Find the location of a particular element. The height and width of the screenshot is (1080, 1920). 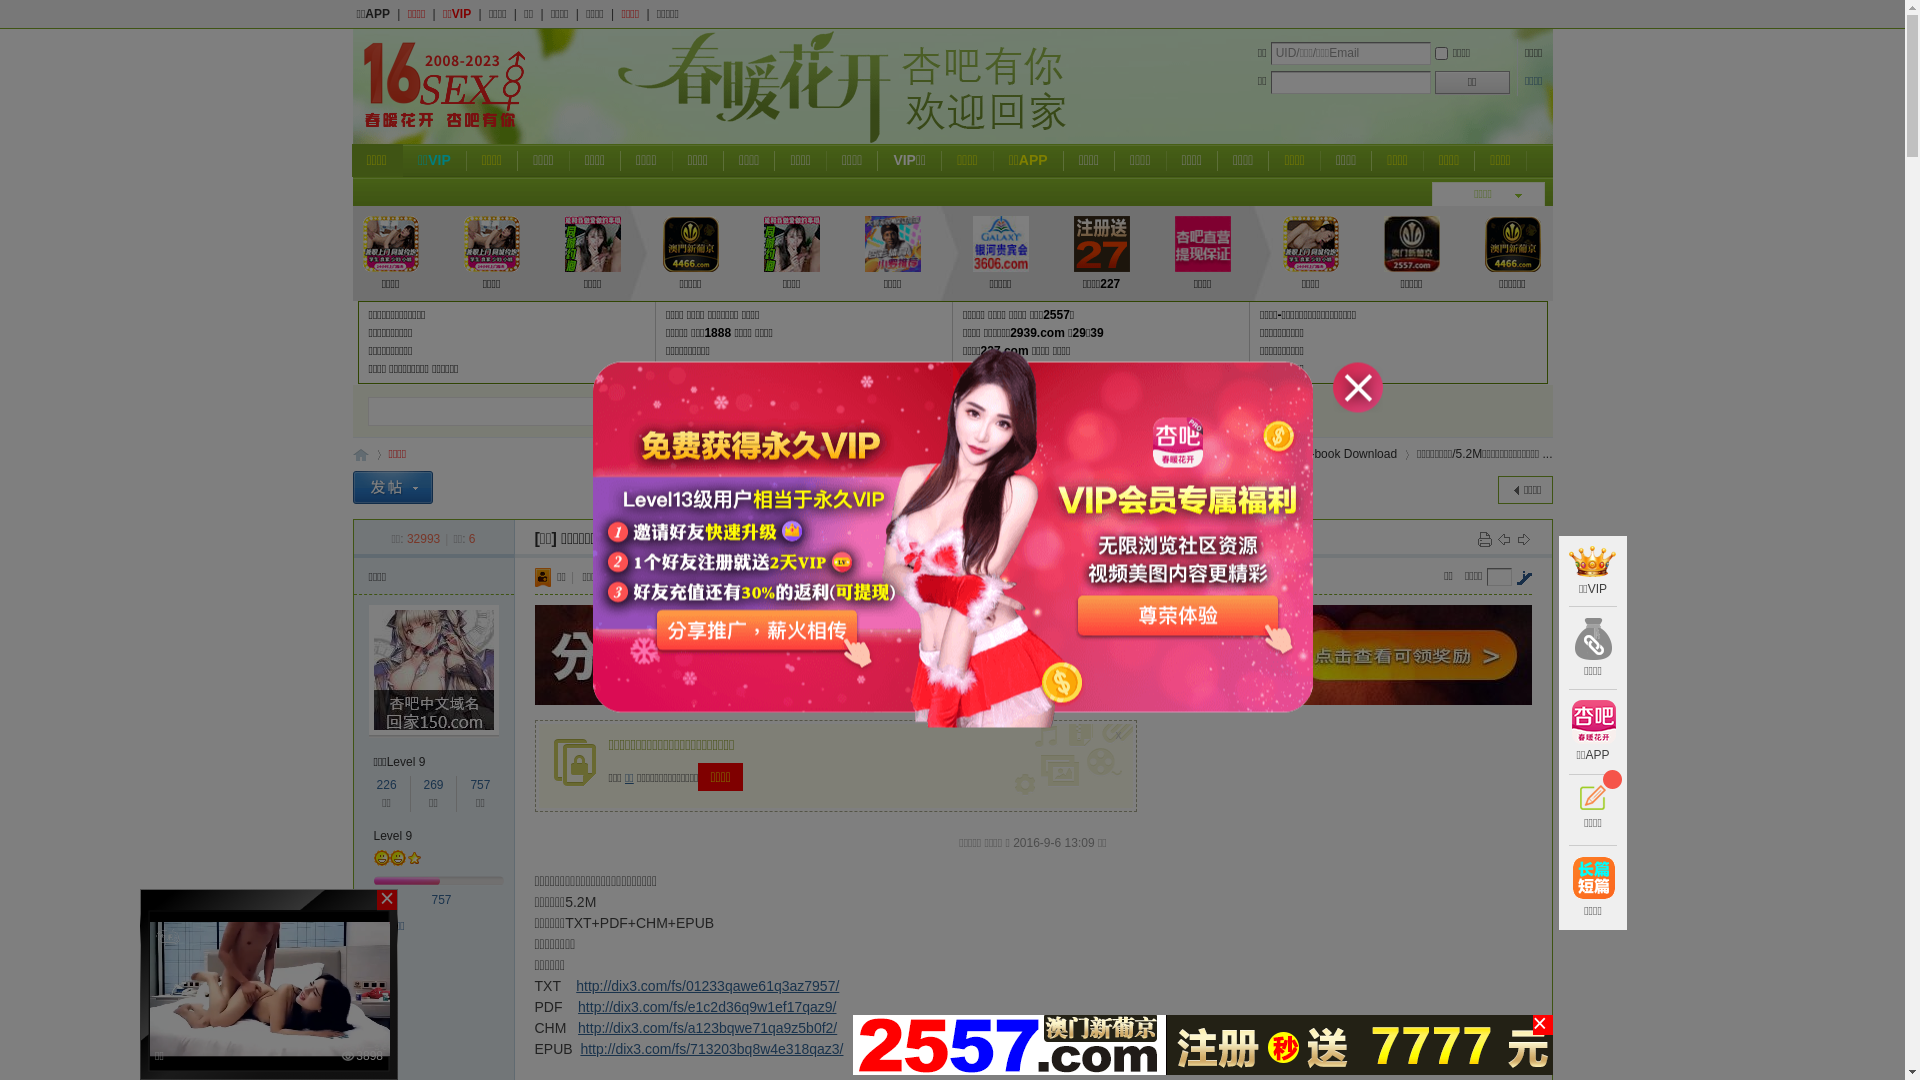

'http://dix3.com/fs/713203bq8w4e318qaz3/' is located at coordinates (711, 1047).